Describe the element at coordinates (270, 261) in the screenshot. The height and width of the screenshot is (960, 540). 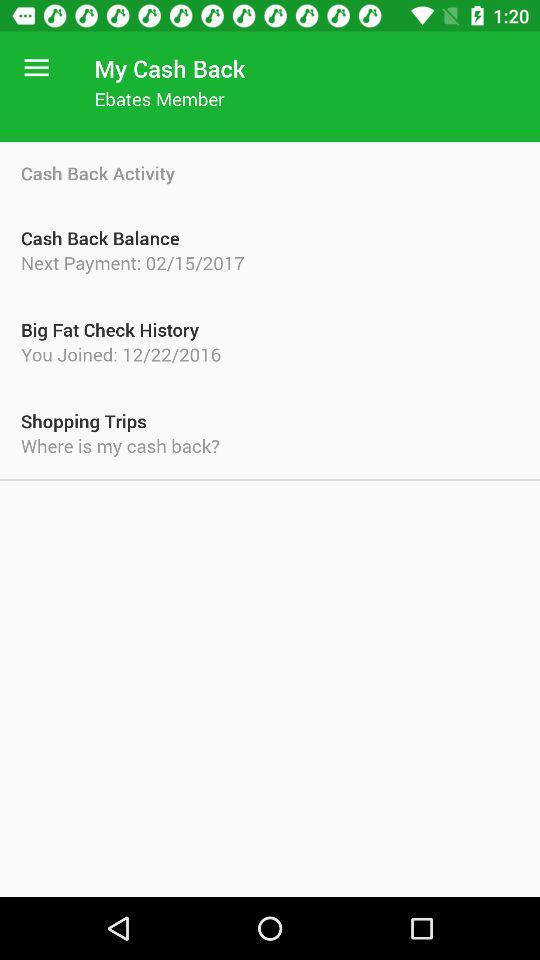
I see `the next payment 02 icon` at that location.